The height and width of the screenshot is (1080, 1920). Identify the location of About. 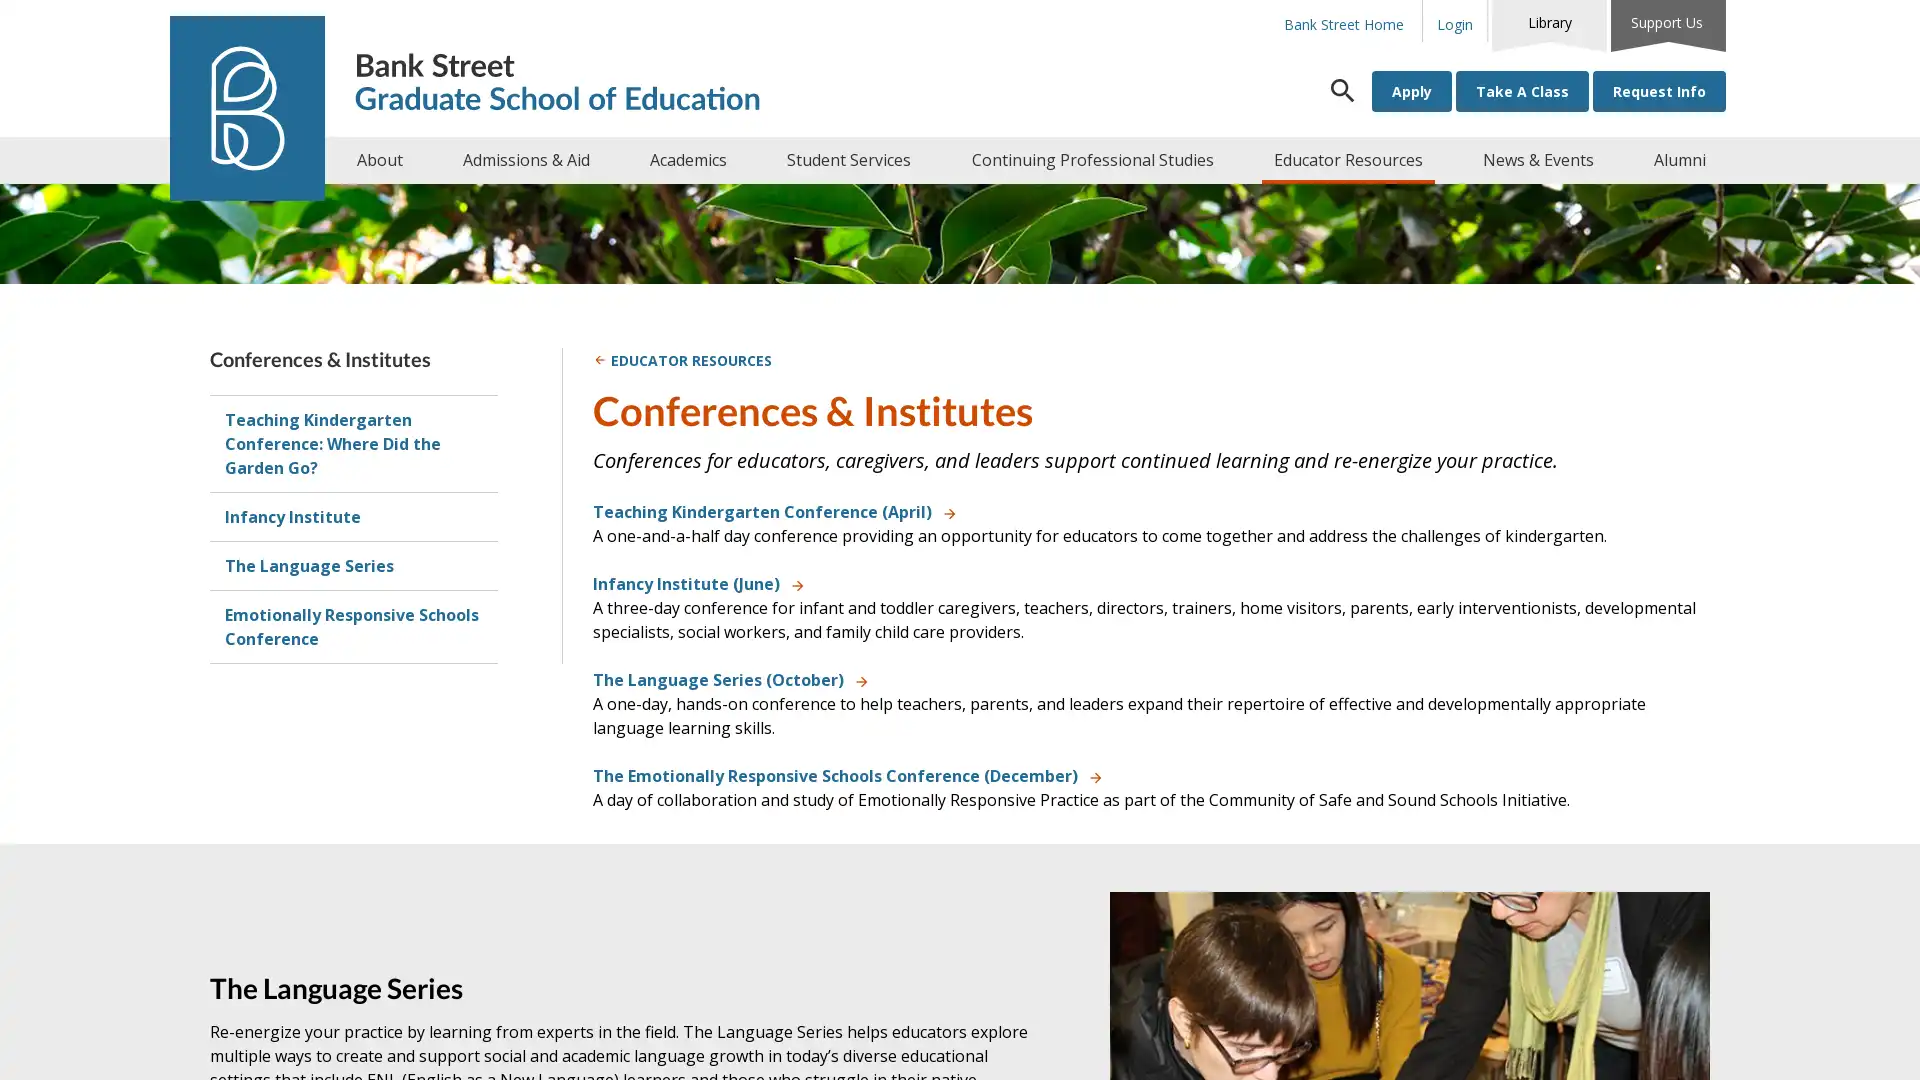
(379, 159).